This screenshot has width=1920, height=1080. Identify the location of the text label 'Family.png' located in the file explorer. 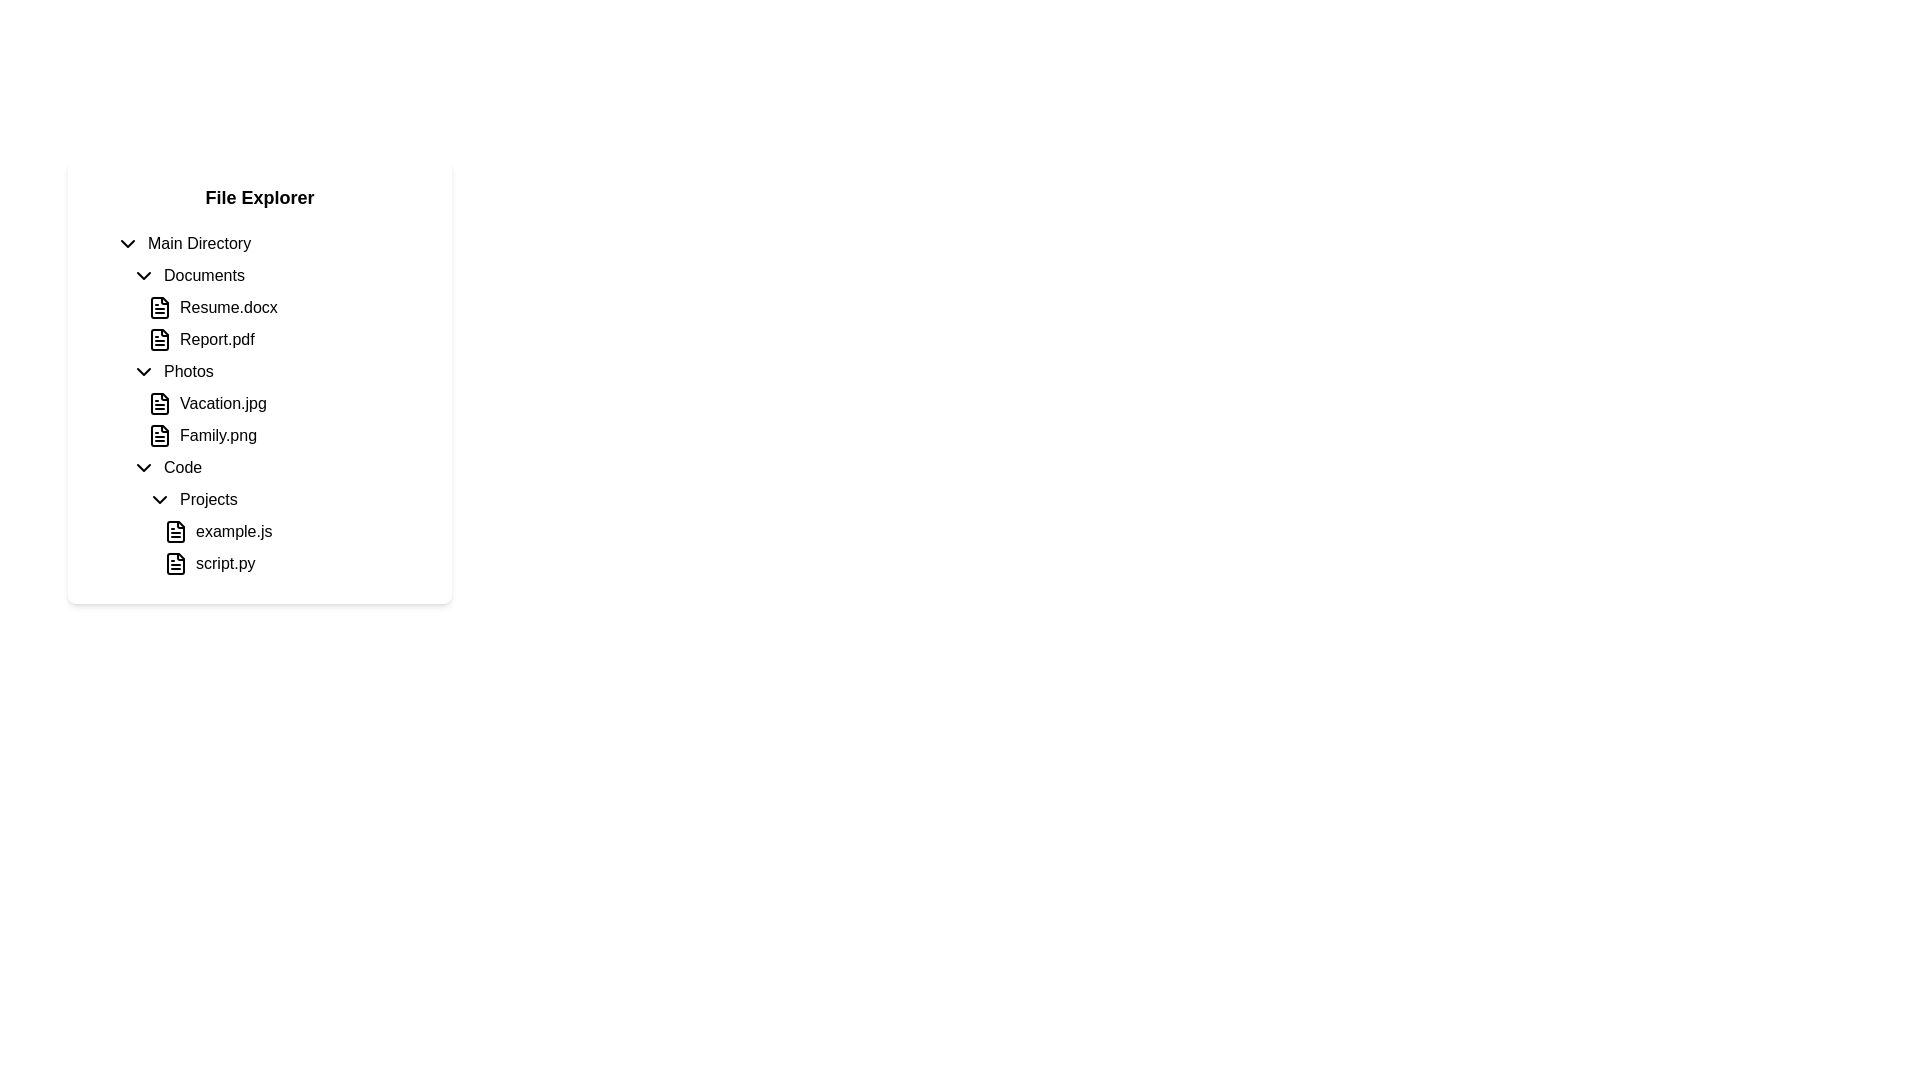
(217, 434).